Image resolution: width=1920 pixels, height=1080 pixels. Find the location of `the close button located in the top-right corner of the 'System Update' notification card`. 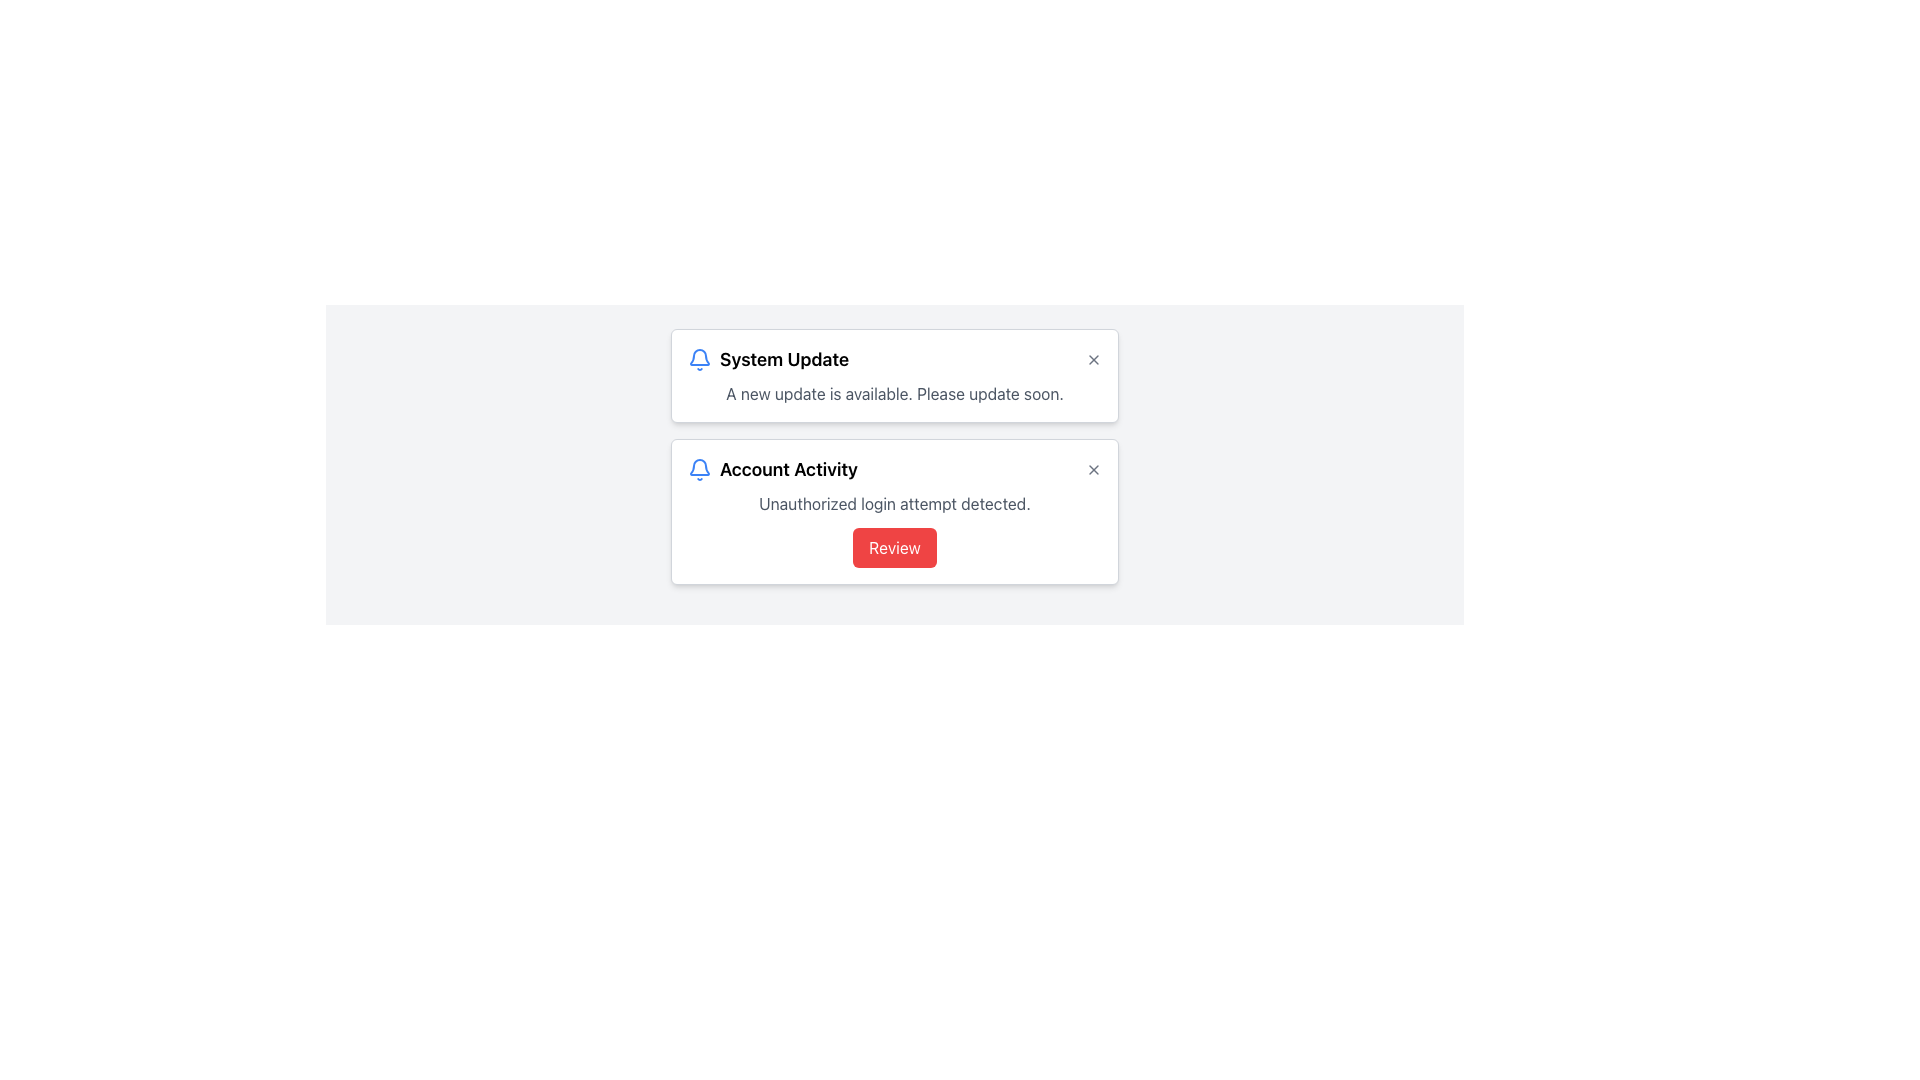

the close button located in the top-right corner of the 'System Update' notification card is located at coordinates (1093, 358).